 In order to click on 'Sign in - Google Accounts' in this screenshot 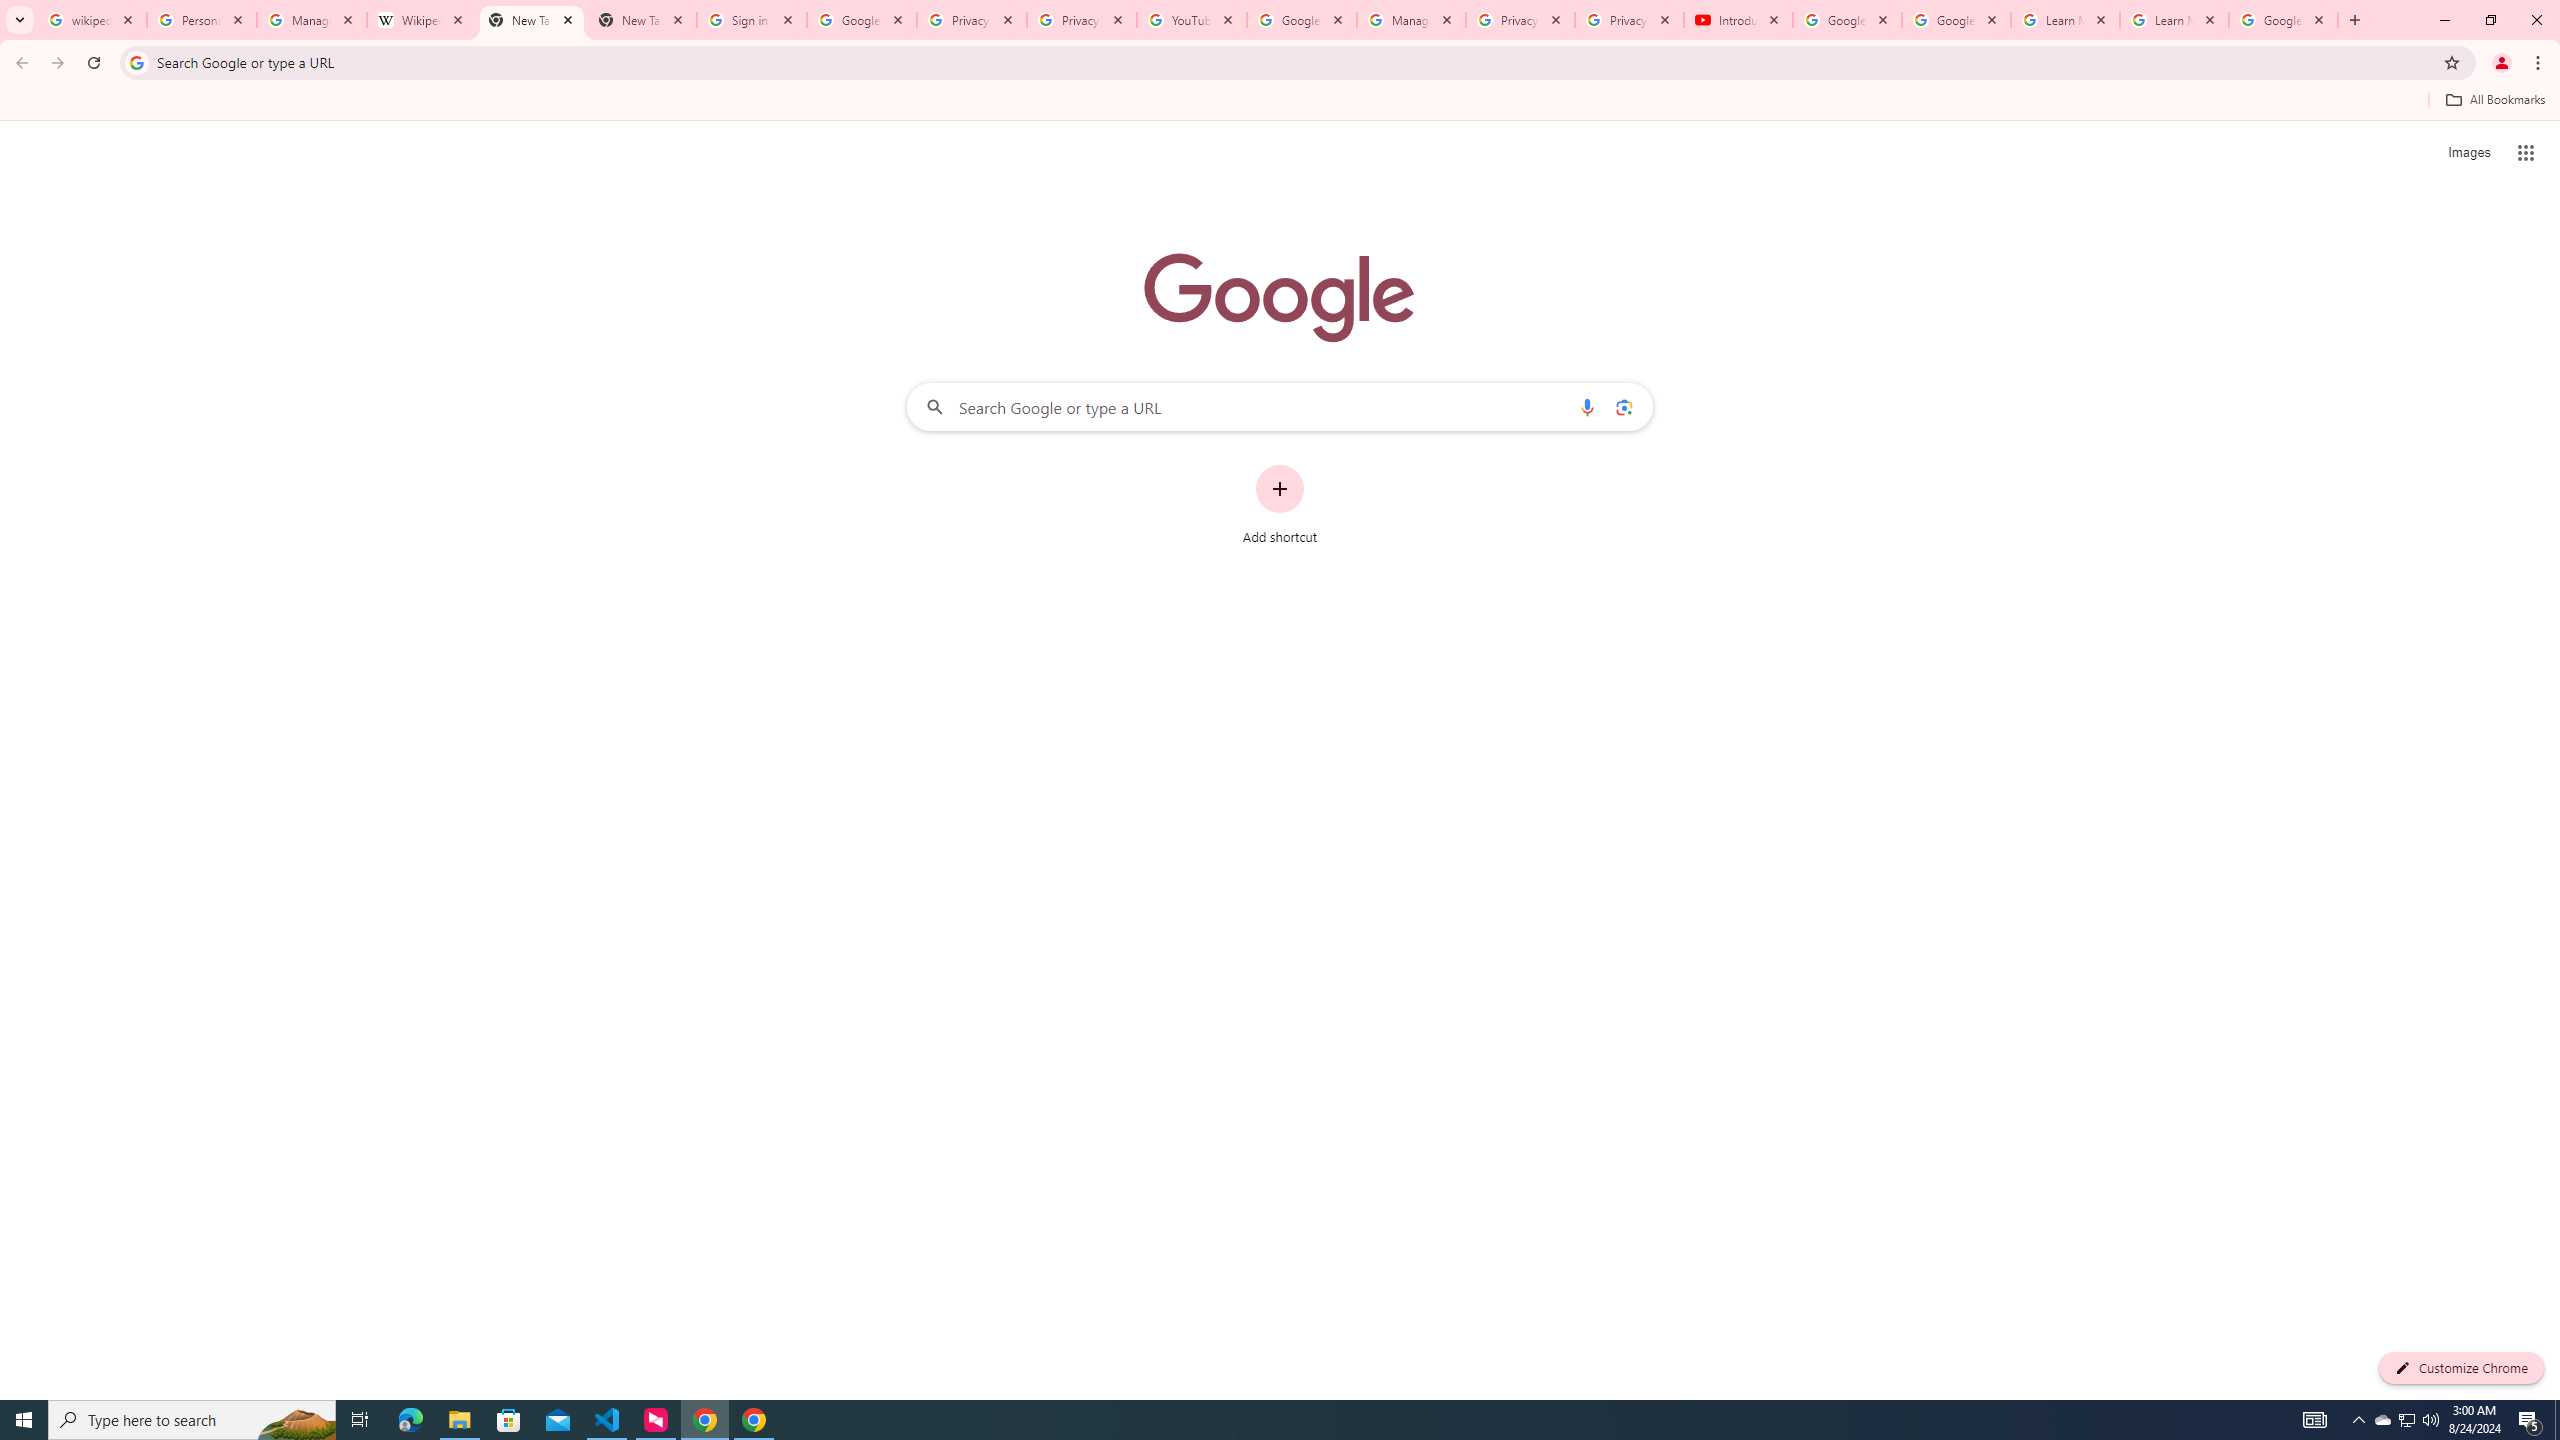, I will do `click(751, 19)`.